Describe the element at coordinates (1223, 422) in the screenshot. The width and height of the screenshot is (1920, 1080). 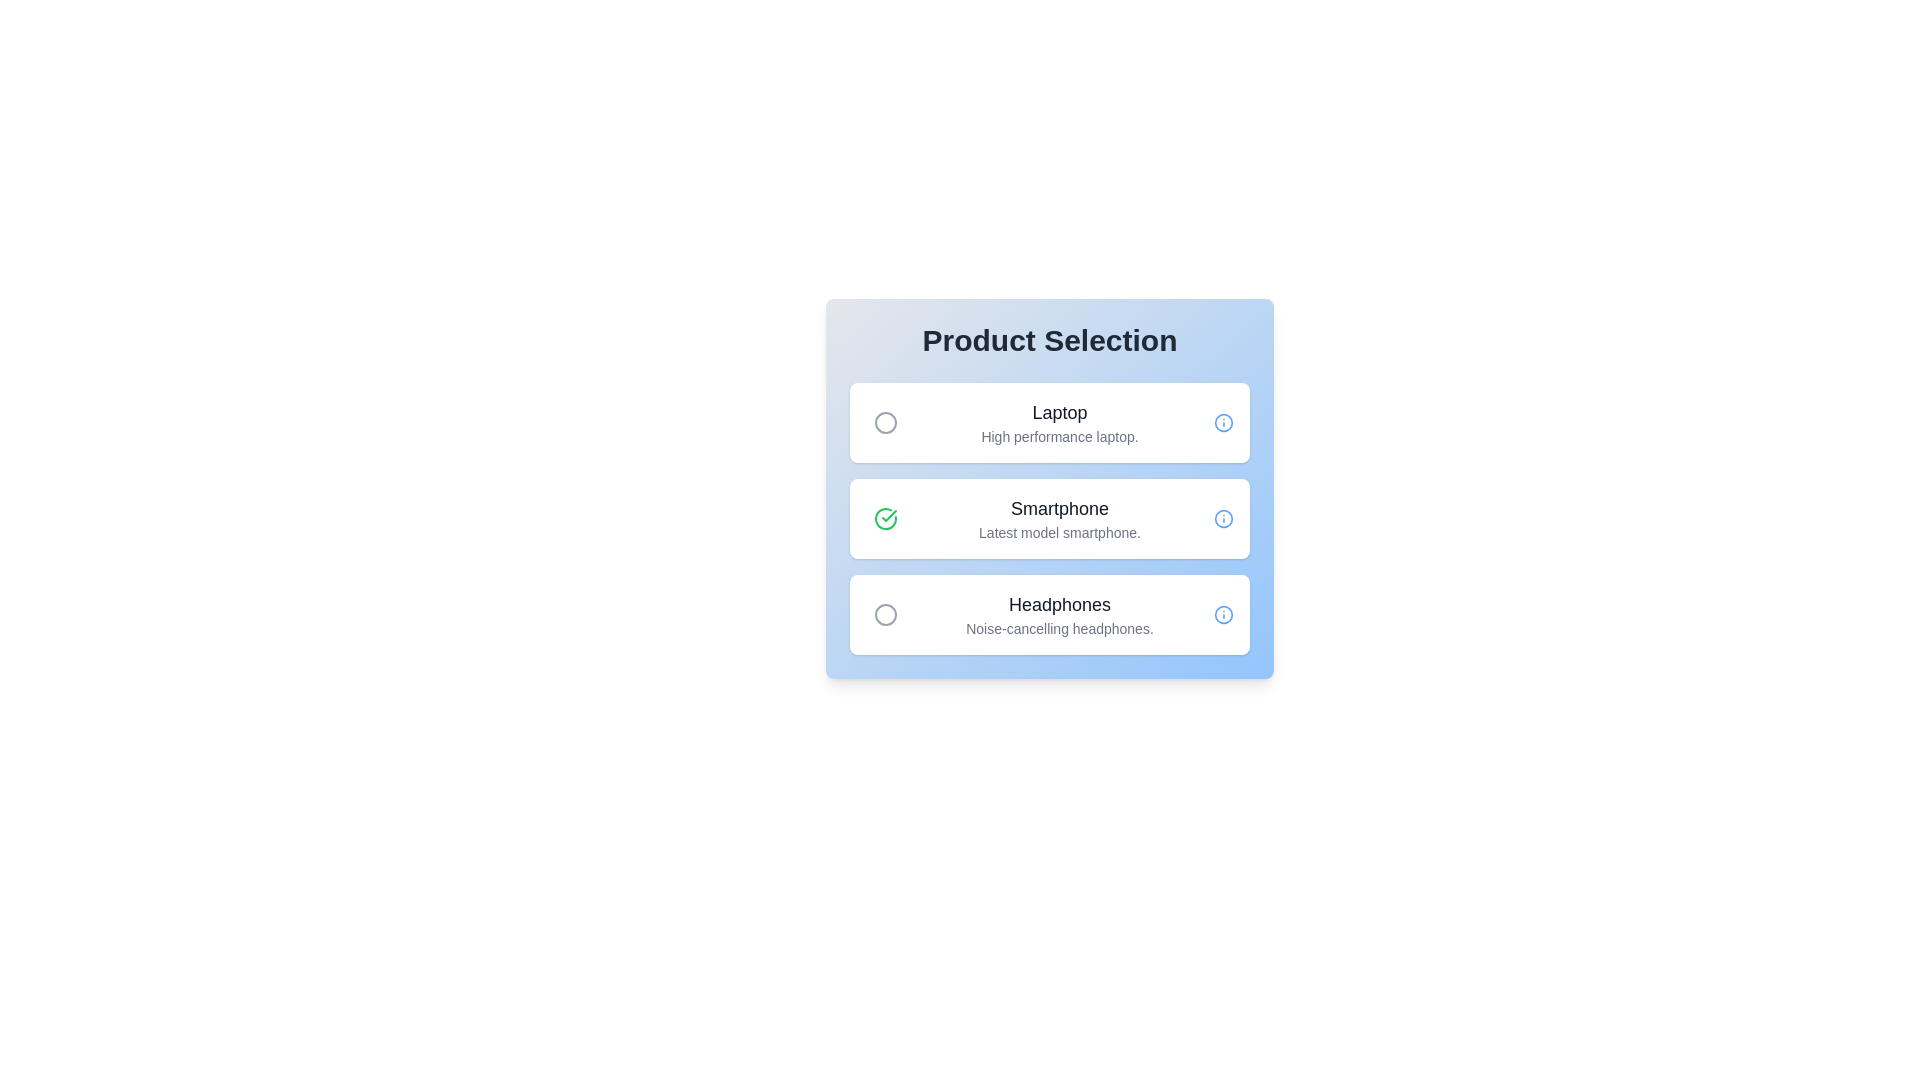
I see `the 'info' icon to view details of the product Laptop` at that location.